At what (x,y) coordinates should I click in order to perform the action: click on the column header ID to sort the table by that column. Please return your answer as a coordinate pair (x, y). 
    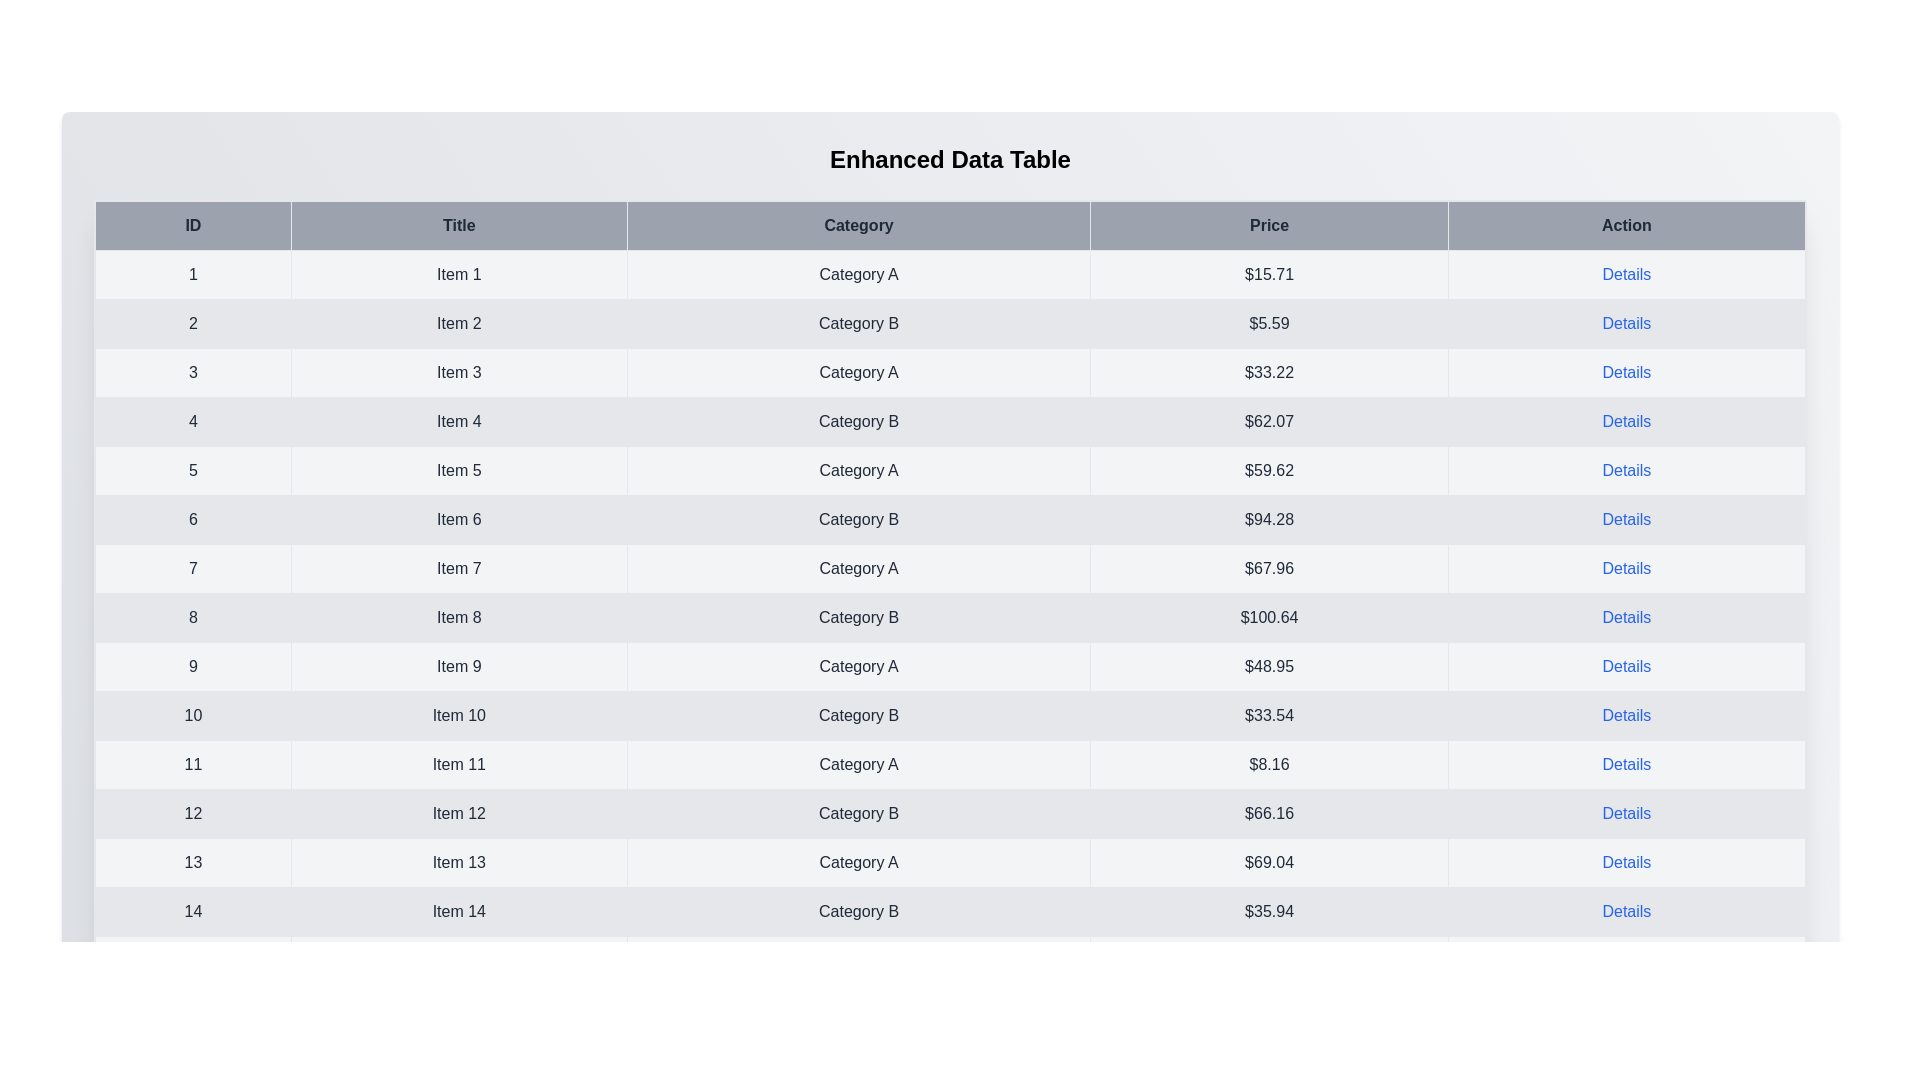
    Looking at the image, I should click on (193, 225).